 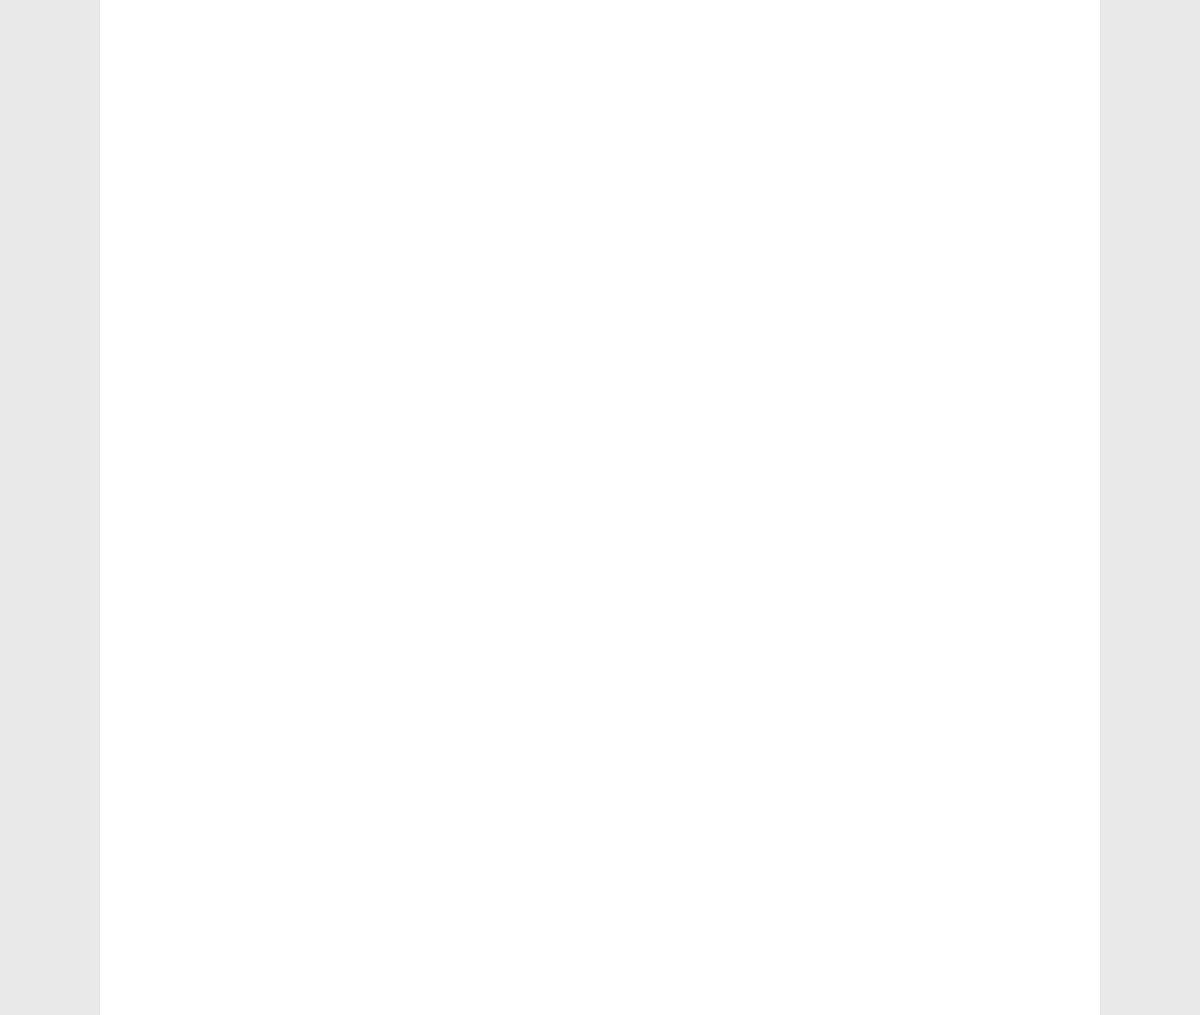 I want to click on 'e-accounting', so click(x=902, y=258).